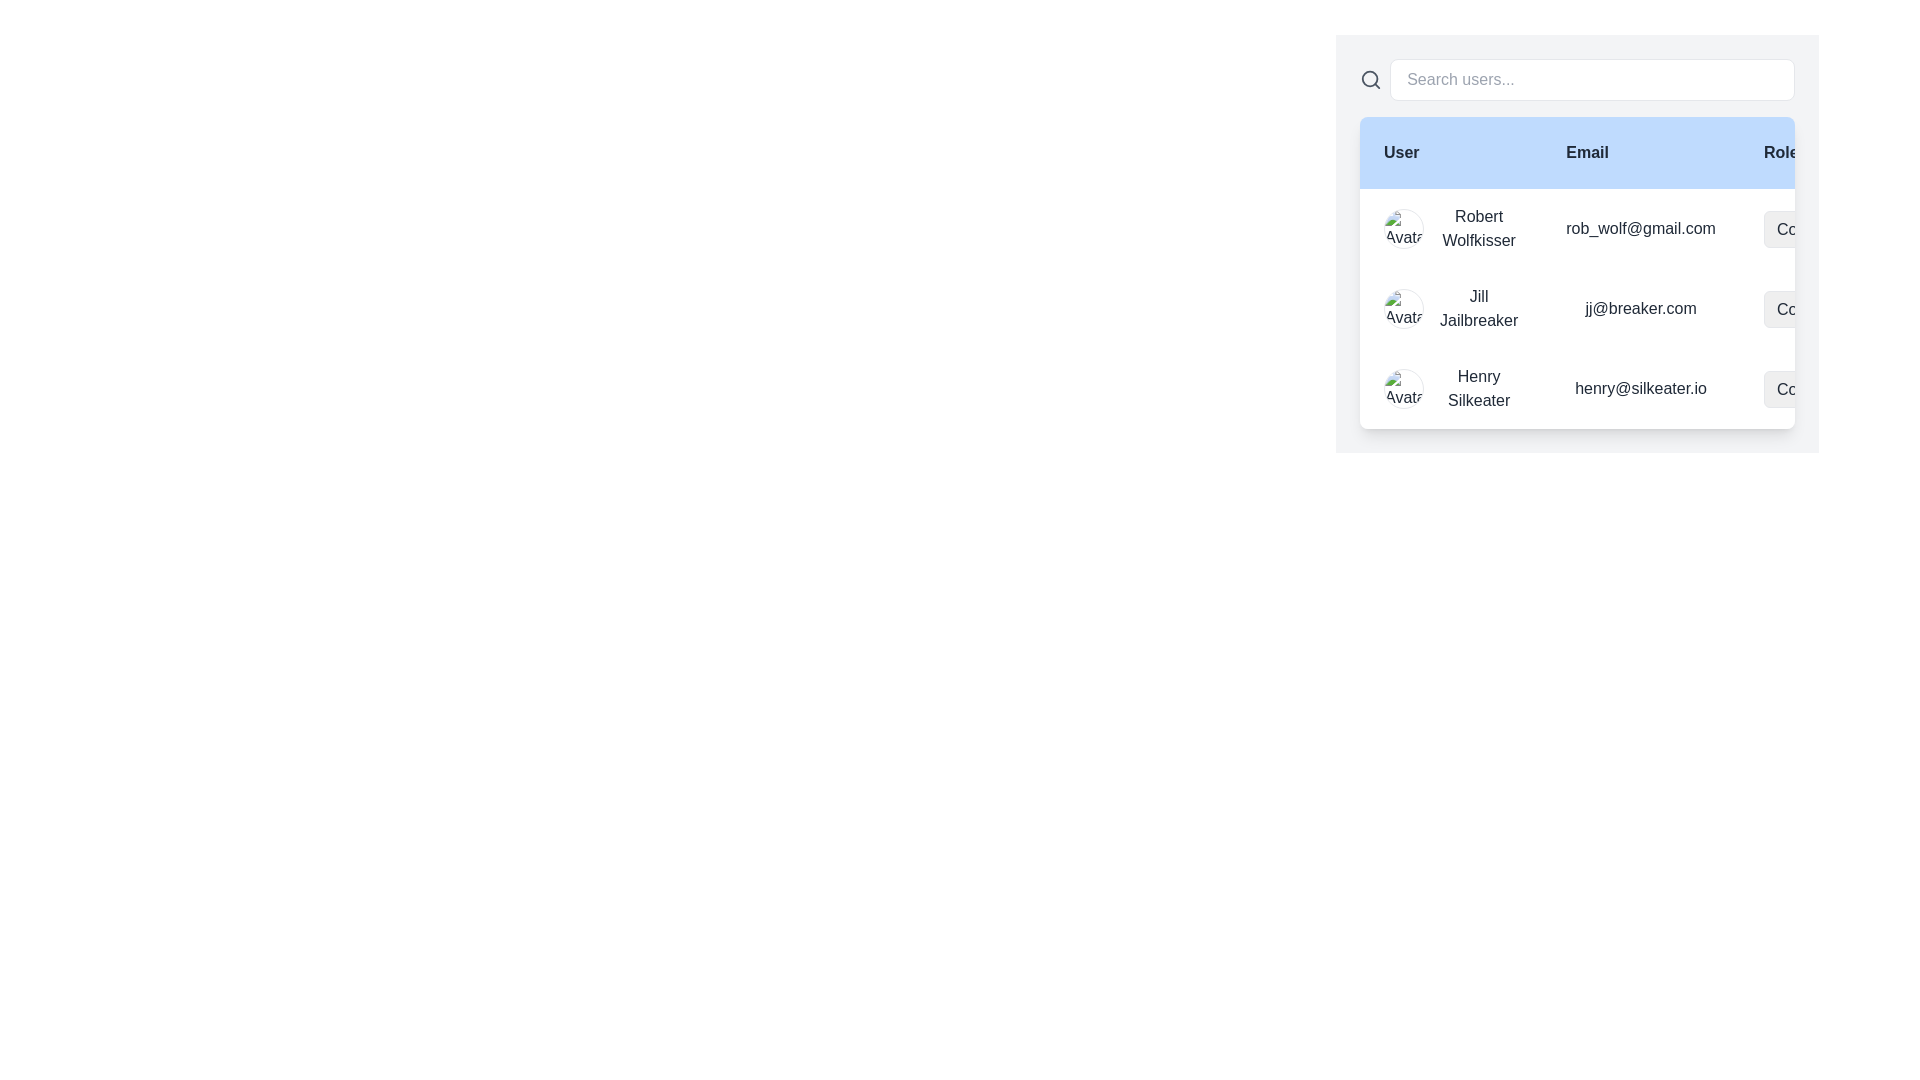  I want to click on the SVG circle that represents a lens within the search icon, located at the top-left corner of the search input field, so click(1369, 78).